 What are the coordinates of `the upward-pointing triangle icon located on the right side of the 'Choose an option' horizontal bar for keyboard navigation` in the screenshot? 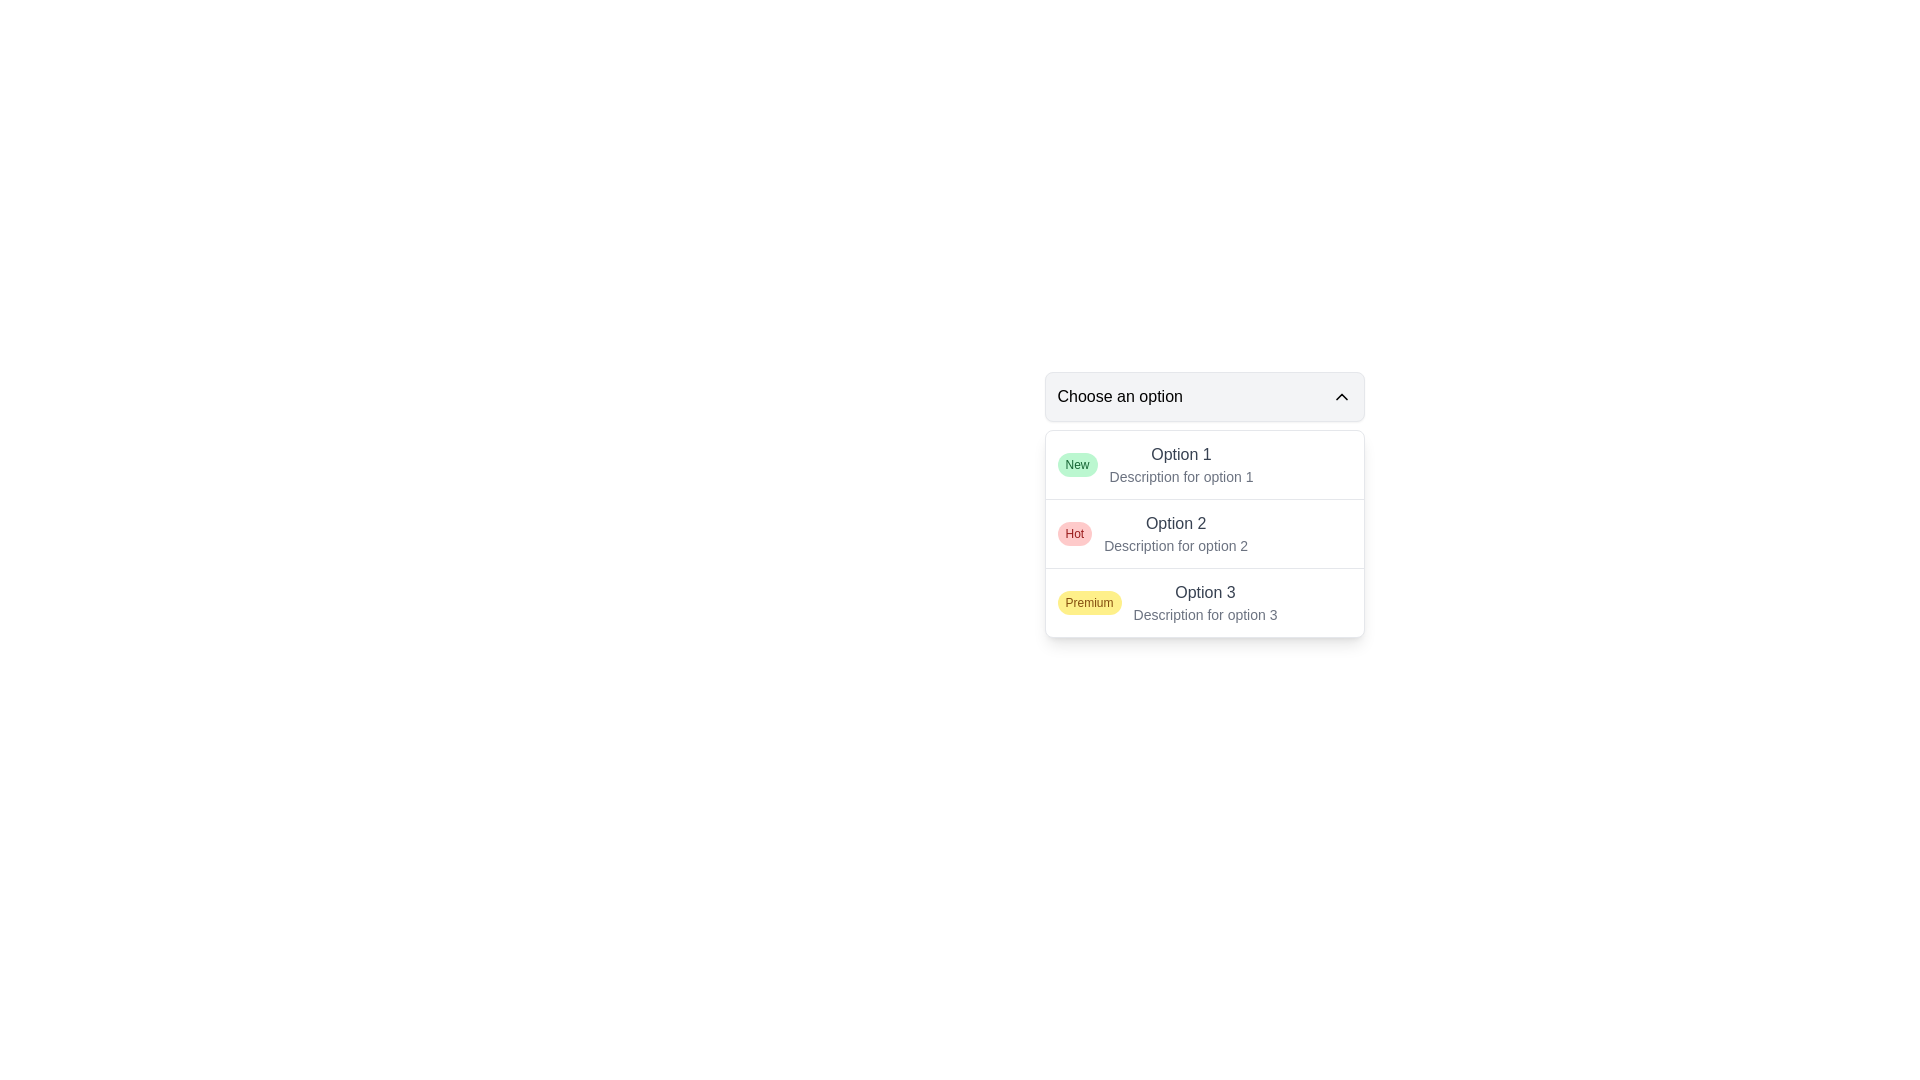 It's located at (1341, 397).